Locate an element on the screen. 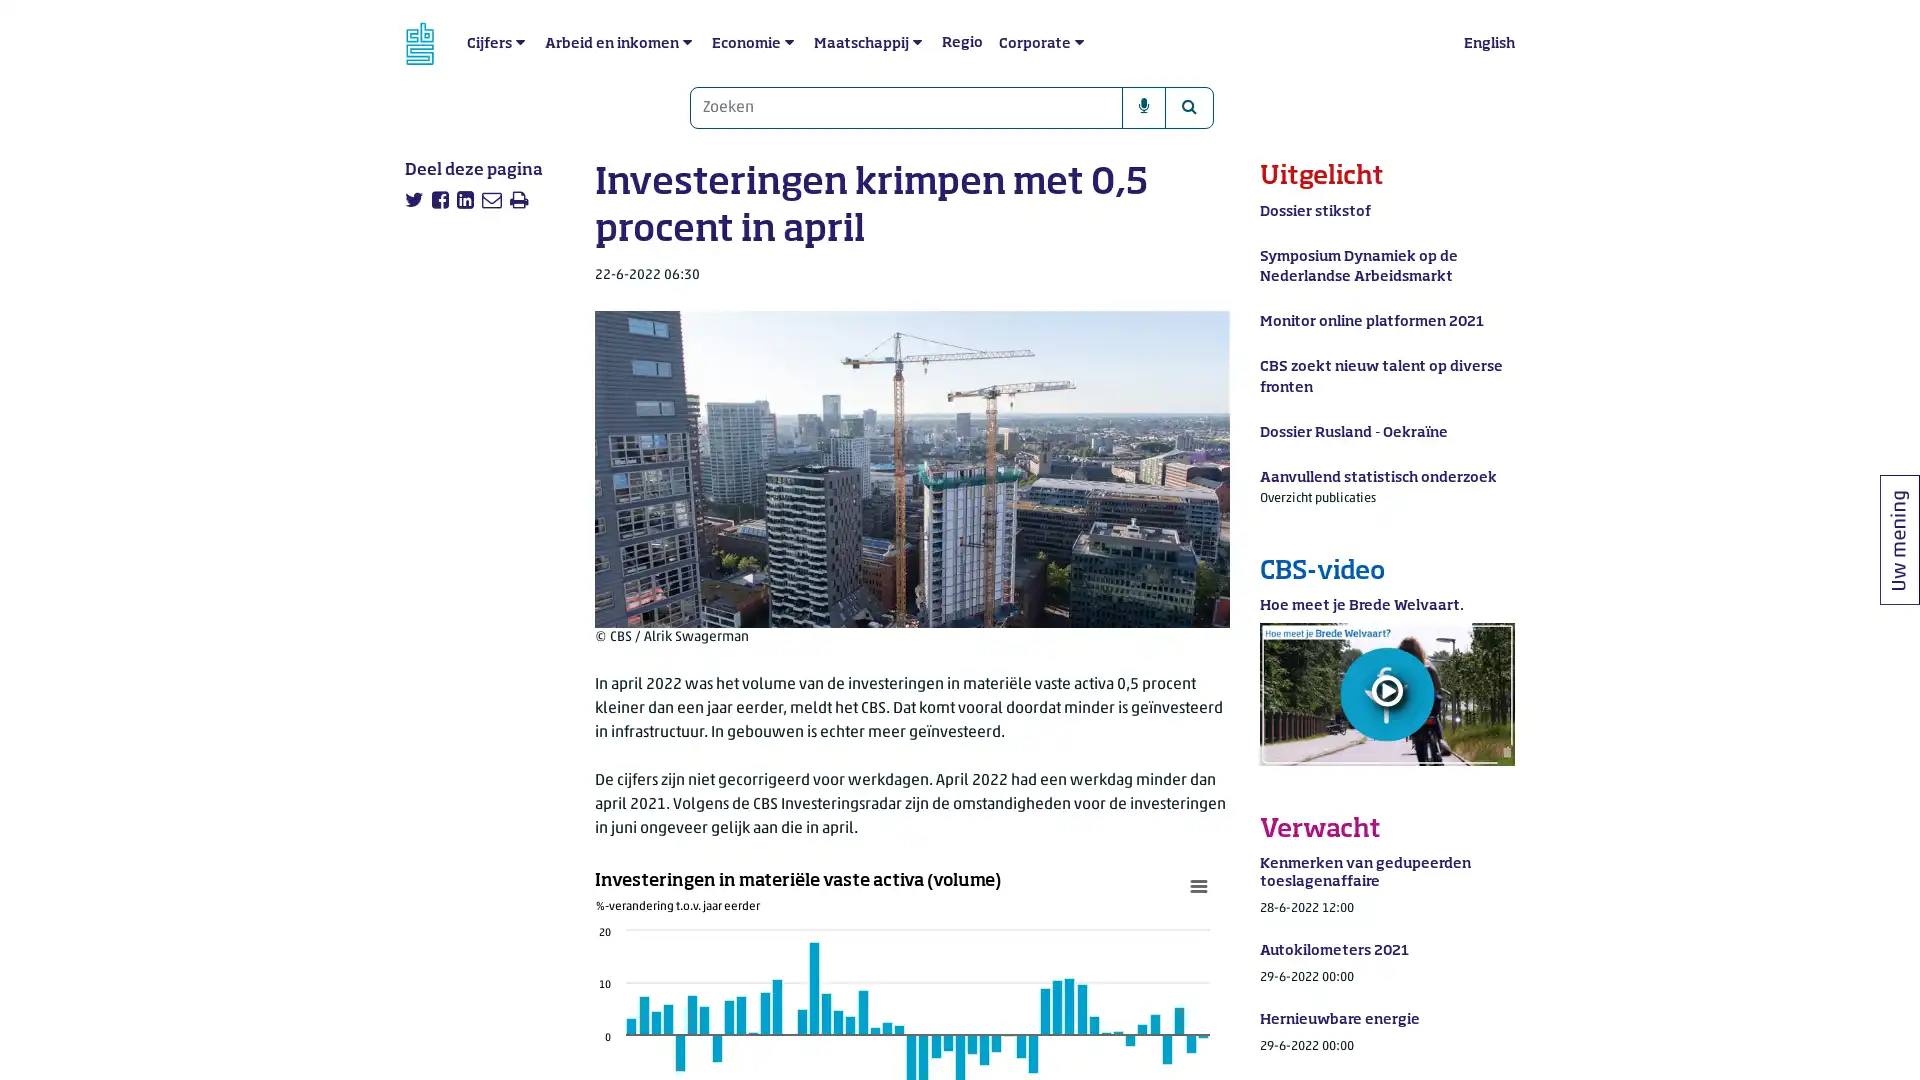  Zoeken is located at coordinates (1189, 108).